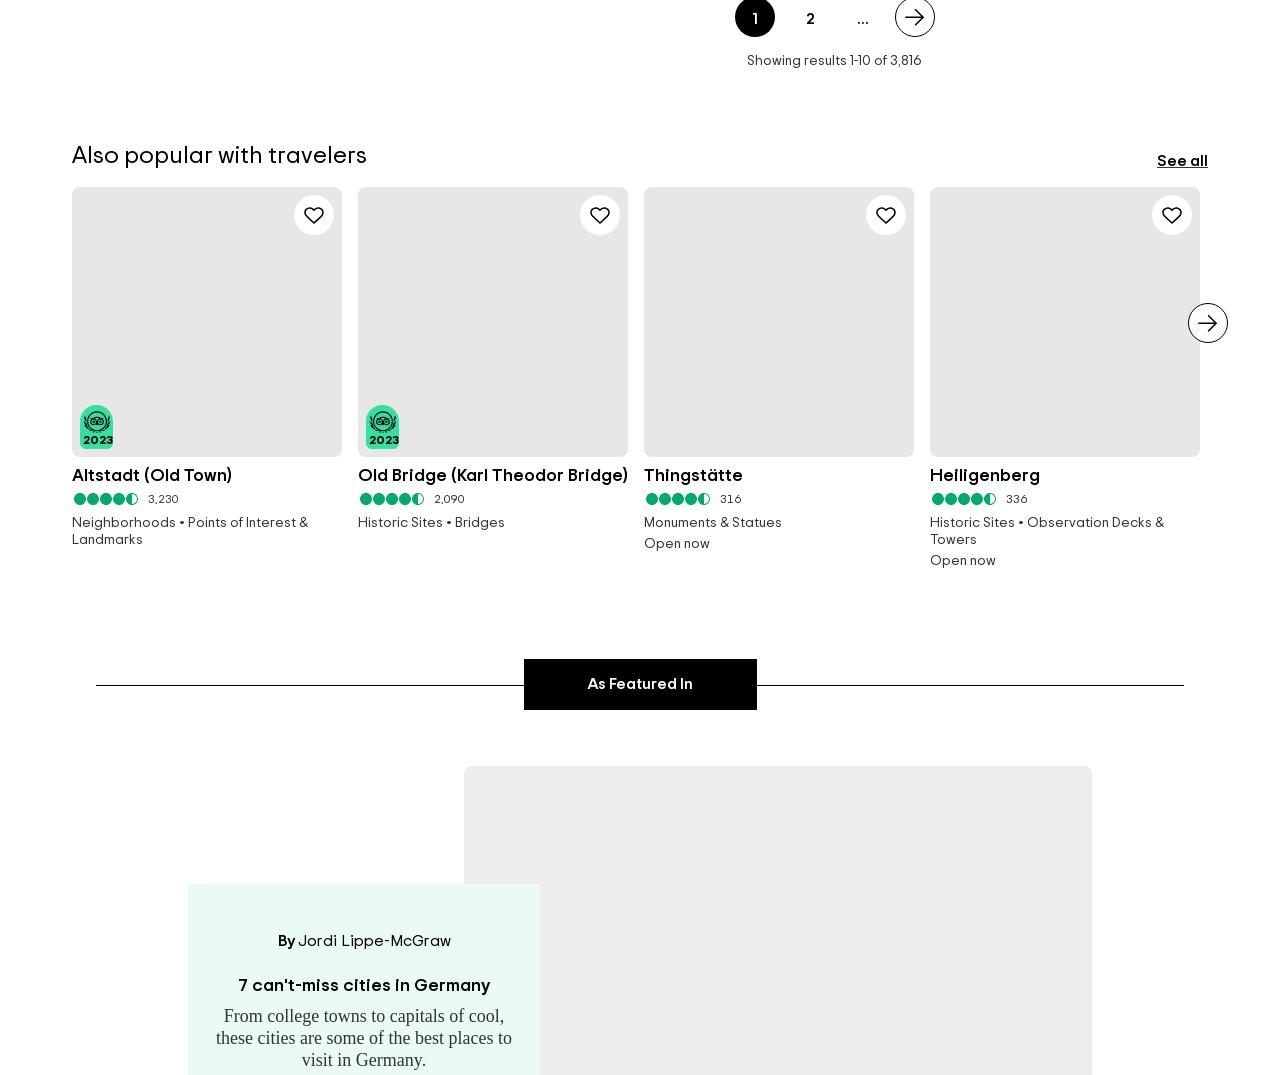  What do you see at coordinates (855, 60) in the screenshot?
I see `'-'` at bounding box center [855, 60].